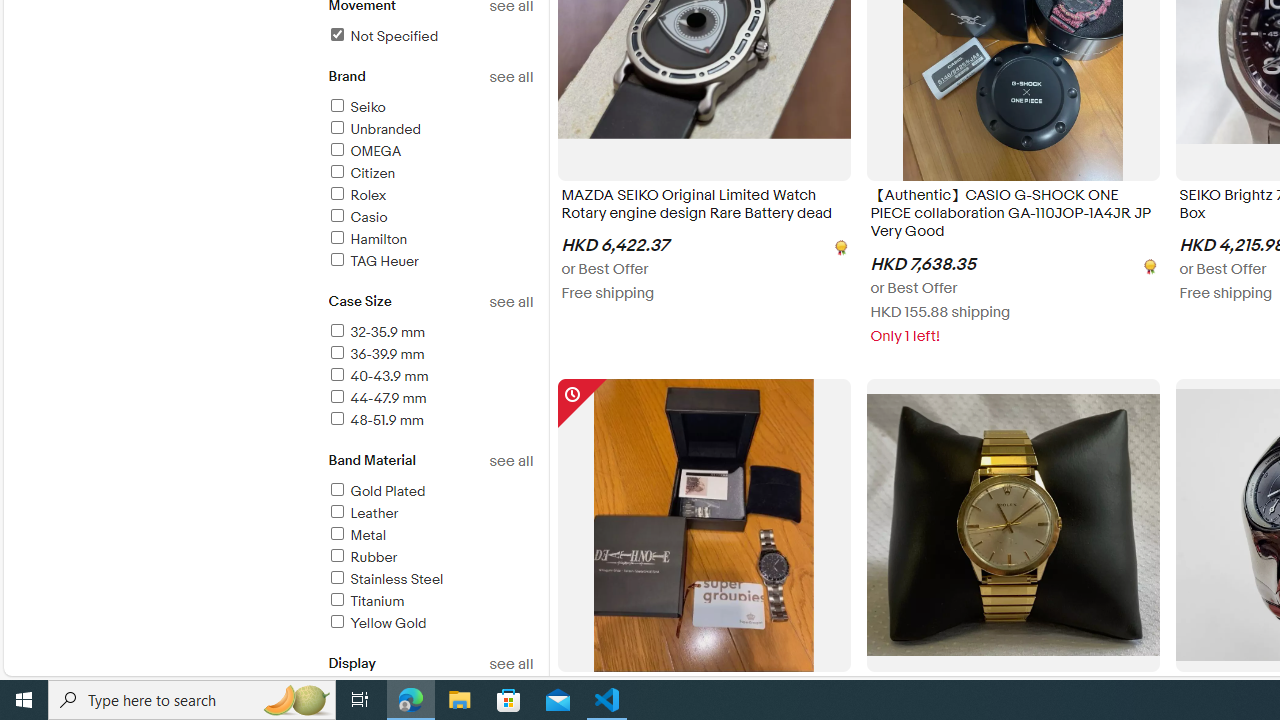 This screenshot has height=720, width=1280. Describe the element at coordinates (429, 37) in the screenshot. I see `'Not SpecifiedFilter Applied'` at that location.